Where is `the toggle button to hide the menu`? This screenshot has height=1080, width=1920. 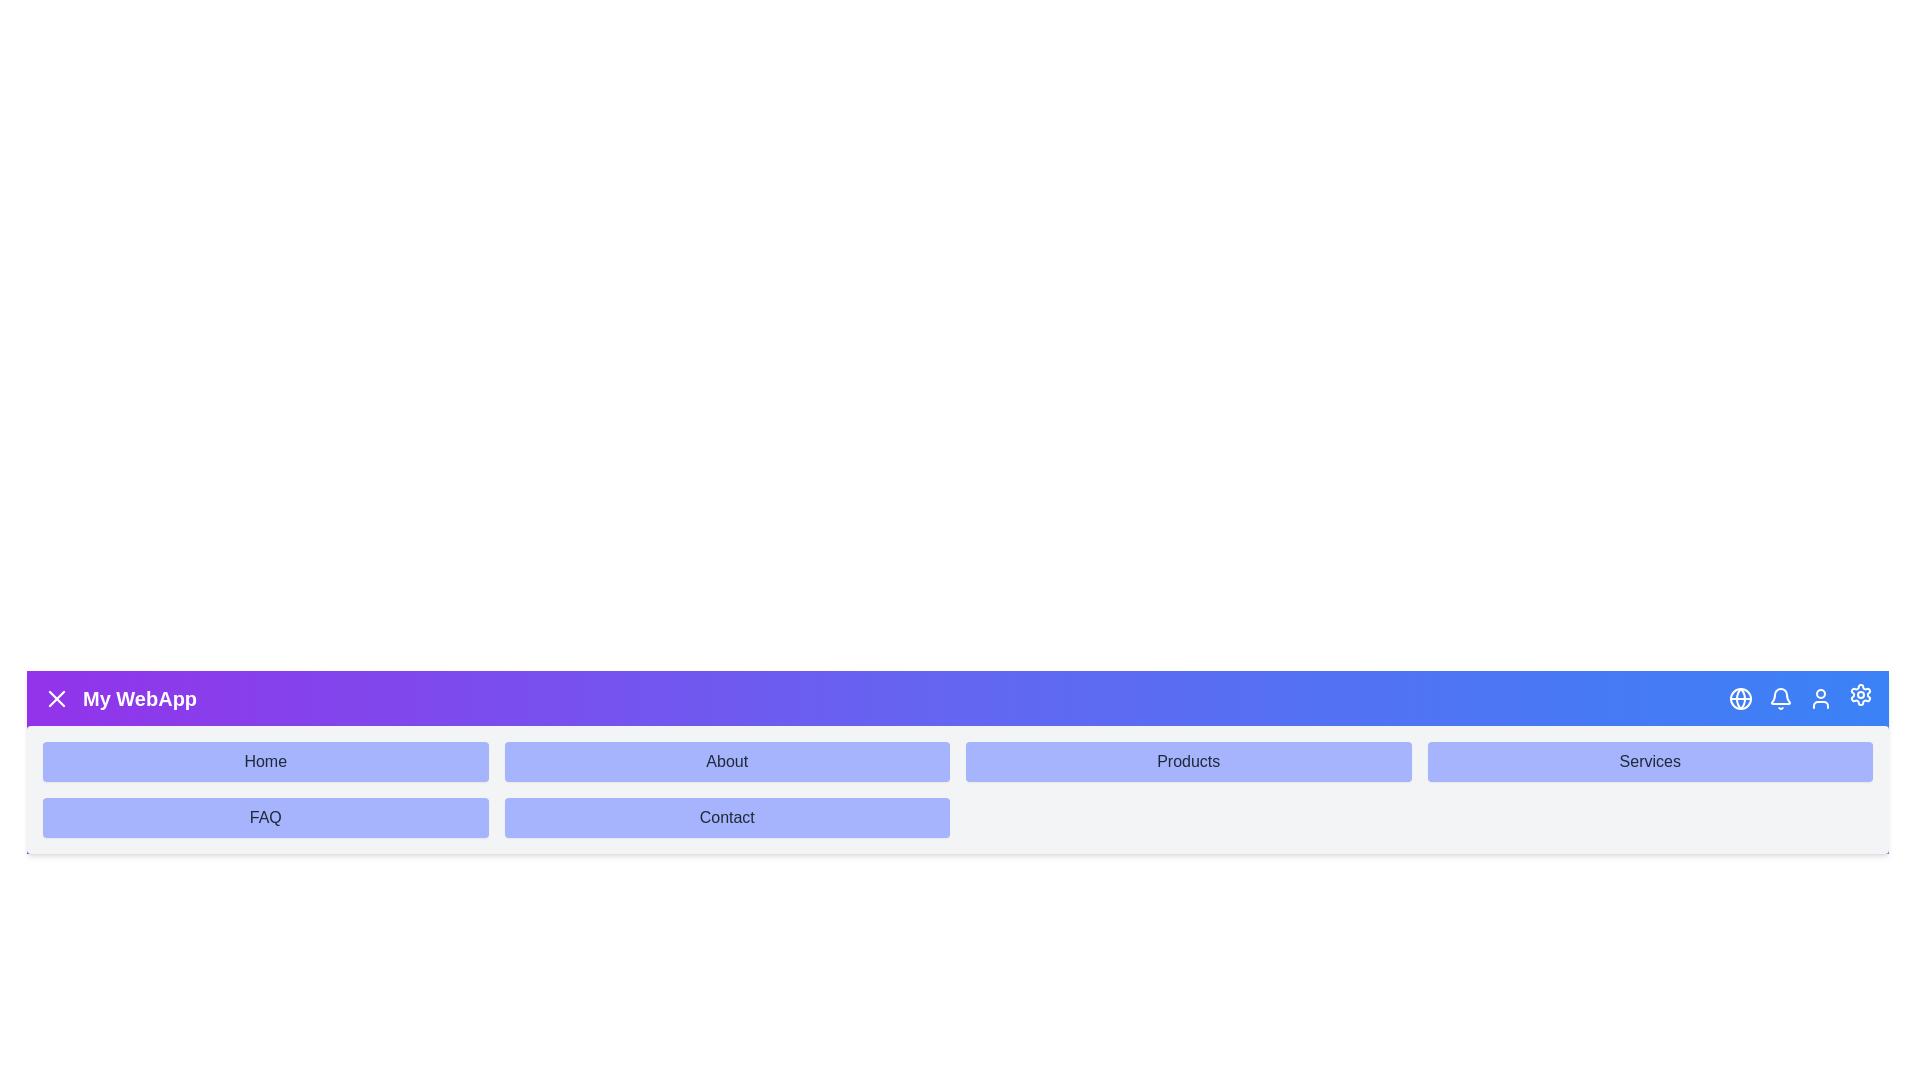
the toggle button to hide the menu is located at coordinates (57, 697).